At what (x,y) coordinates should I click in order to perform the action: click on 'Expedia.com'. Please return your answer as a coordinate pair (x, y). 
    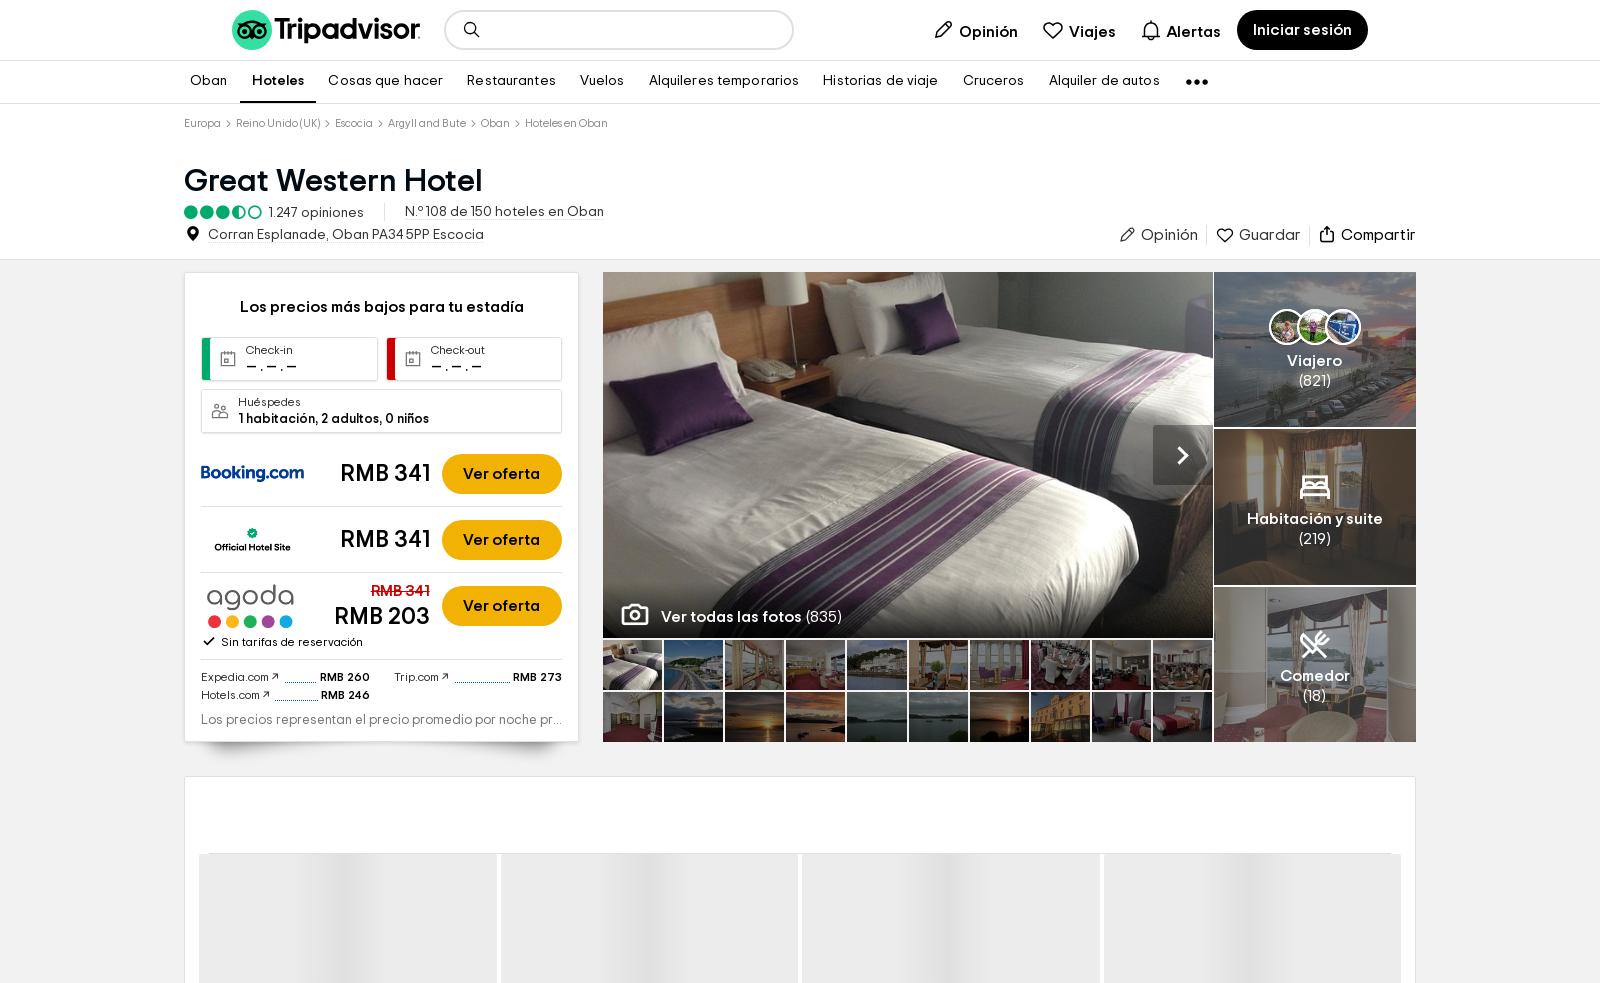
    Looking at the image, I should click on (235, 862).